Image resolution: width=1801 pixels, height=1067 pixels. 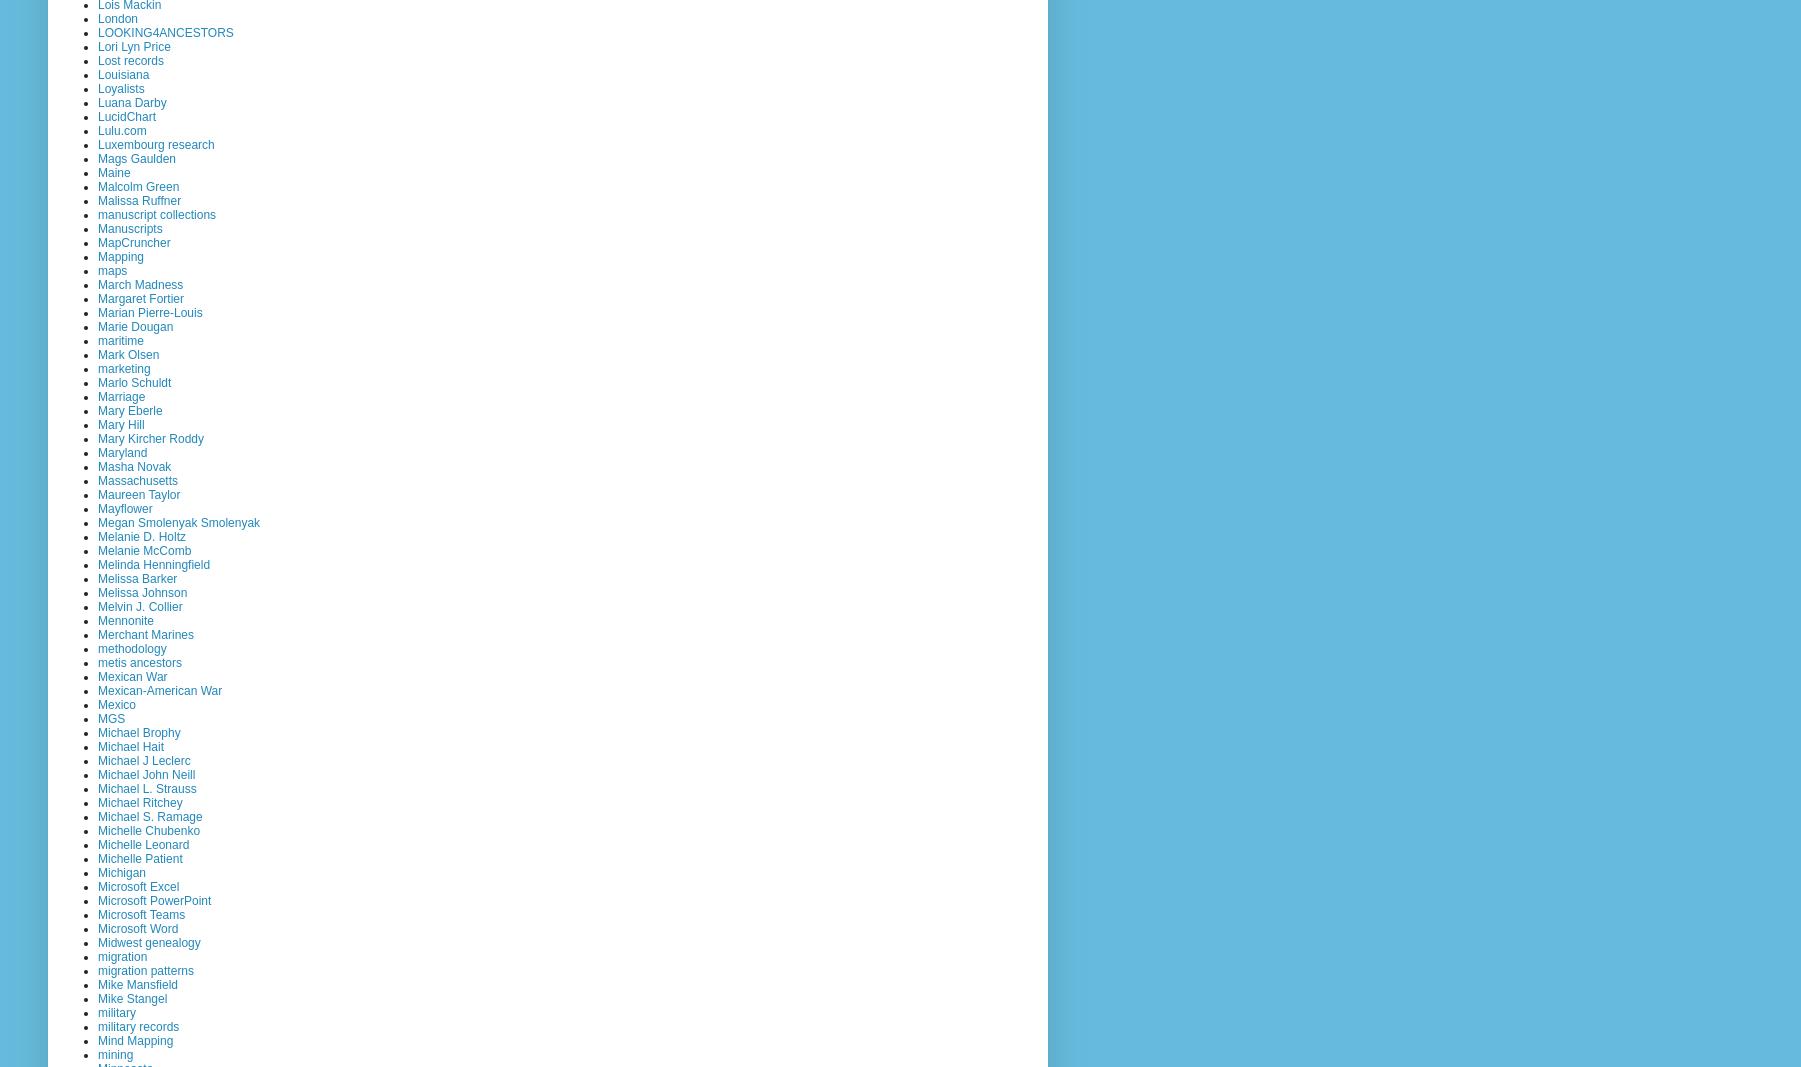 I want to click on 'MGS', so click(x=96, y=716).